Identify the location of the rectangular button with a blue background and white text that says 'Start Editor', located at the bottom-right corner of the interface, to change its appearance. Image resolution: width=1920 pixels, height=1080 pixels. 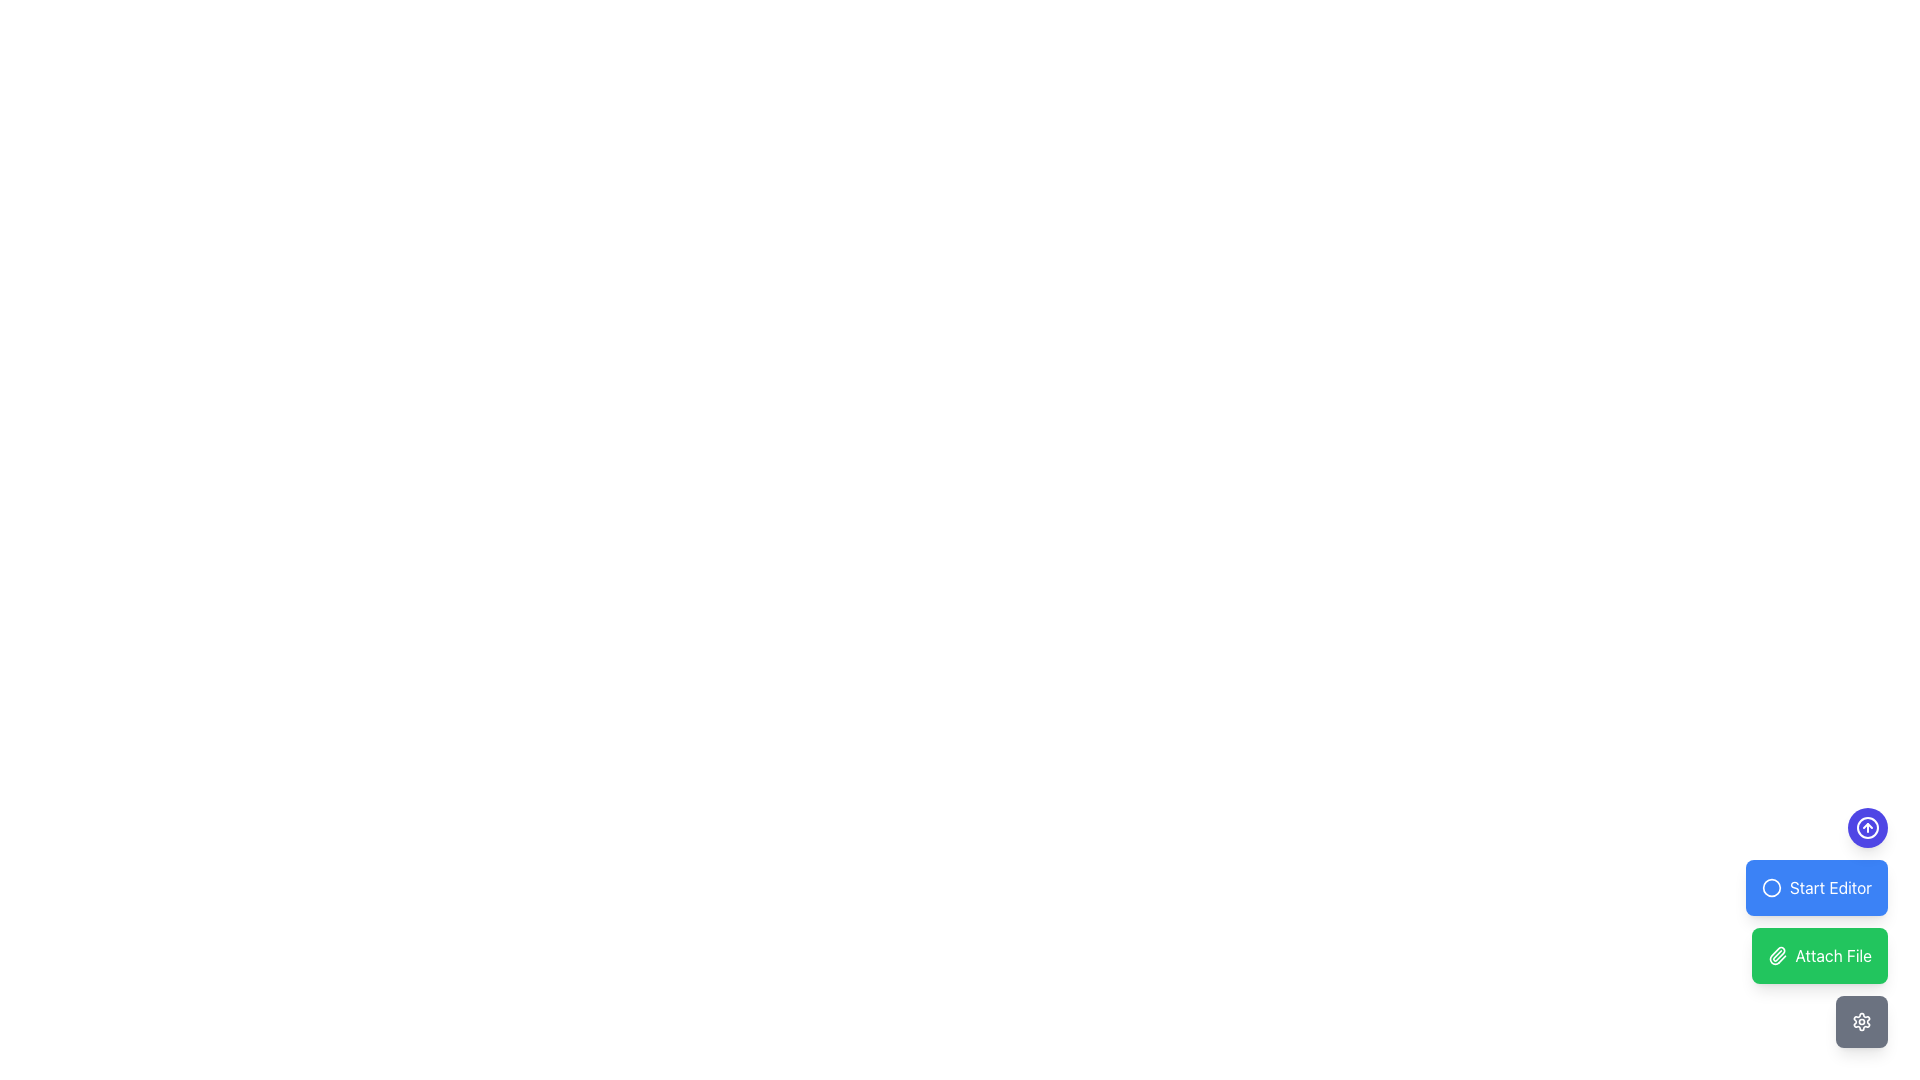
(1816, 886).